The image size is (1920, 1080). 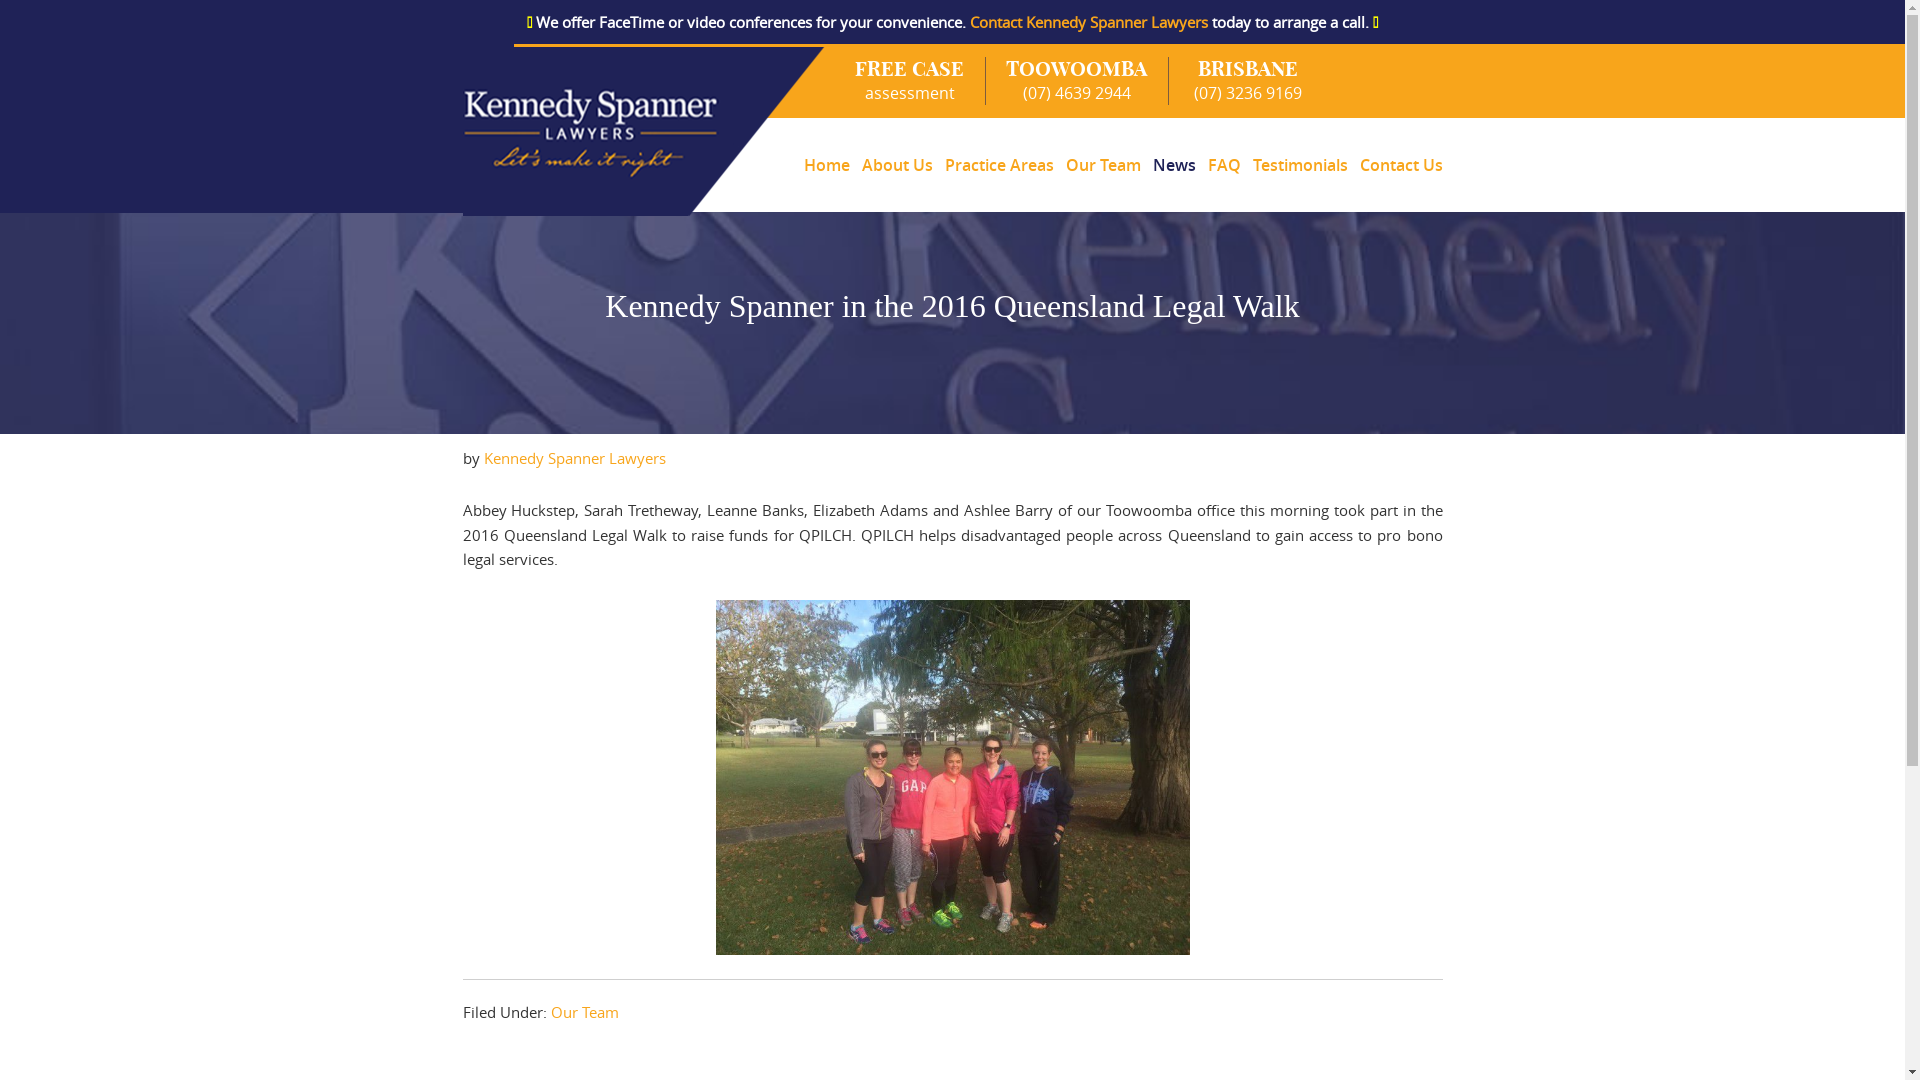 I want to click on 'News', so click(x=1173, y=164).